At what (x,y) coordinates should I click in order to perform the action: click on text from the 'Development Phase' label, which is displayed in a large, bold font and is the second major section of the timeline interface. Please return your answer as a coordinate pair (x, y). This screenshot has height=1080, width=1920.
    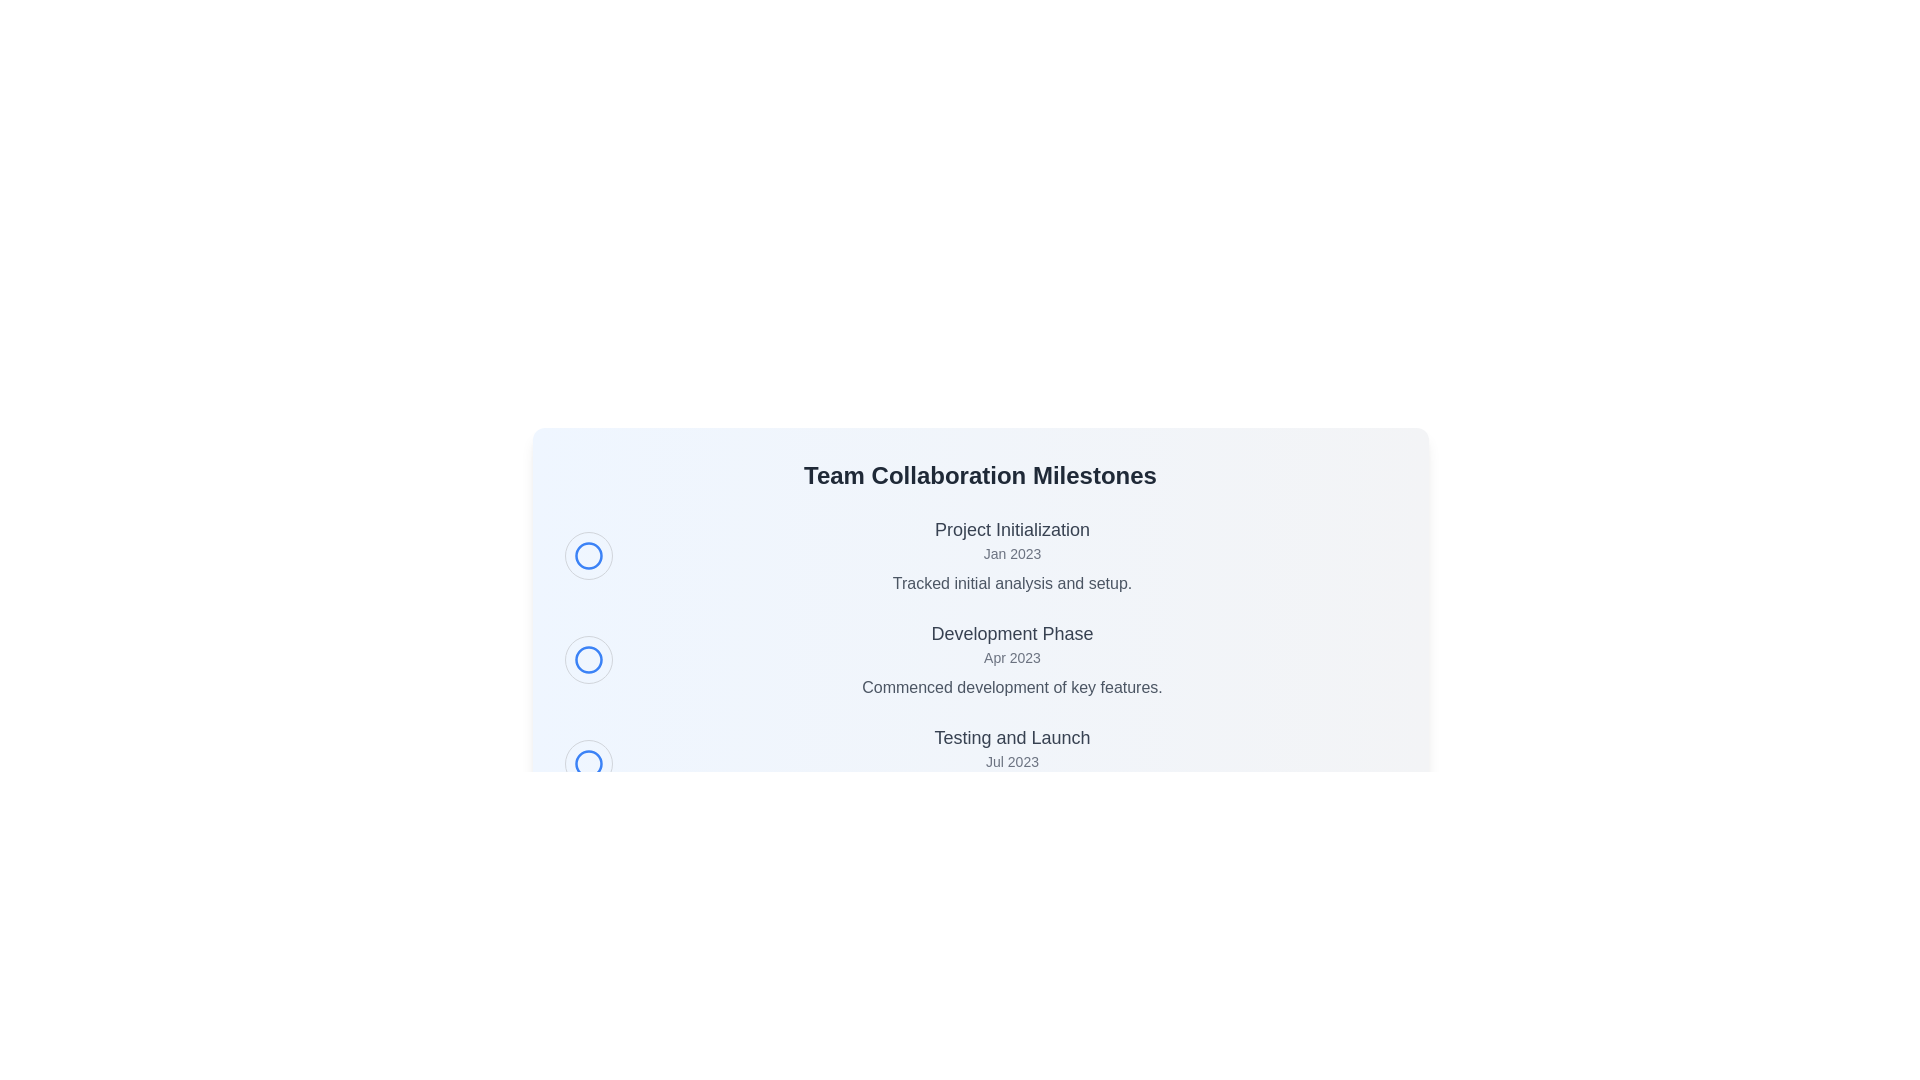
    Looking at the image, I should click on (1012, 633).